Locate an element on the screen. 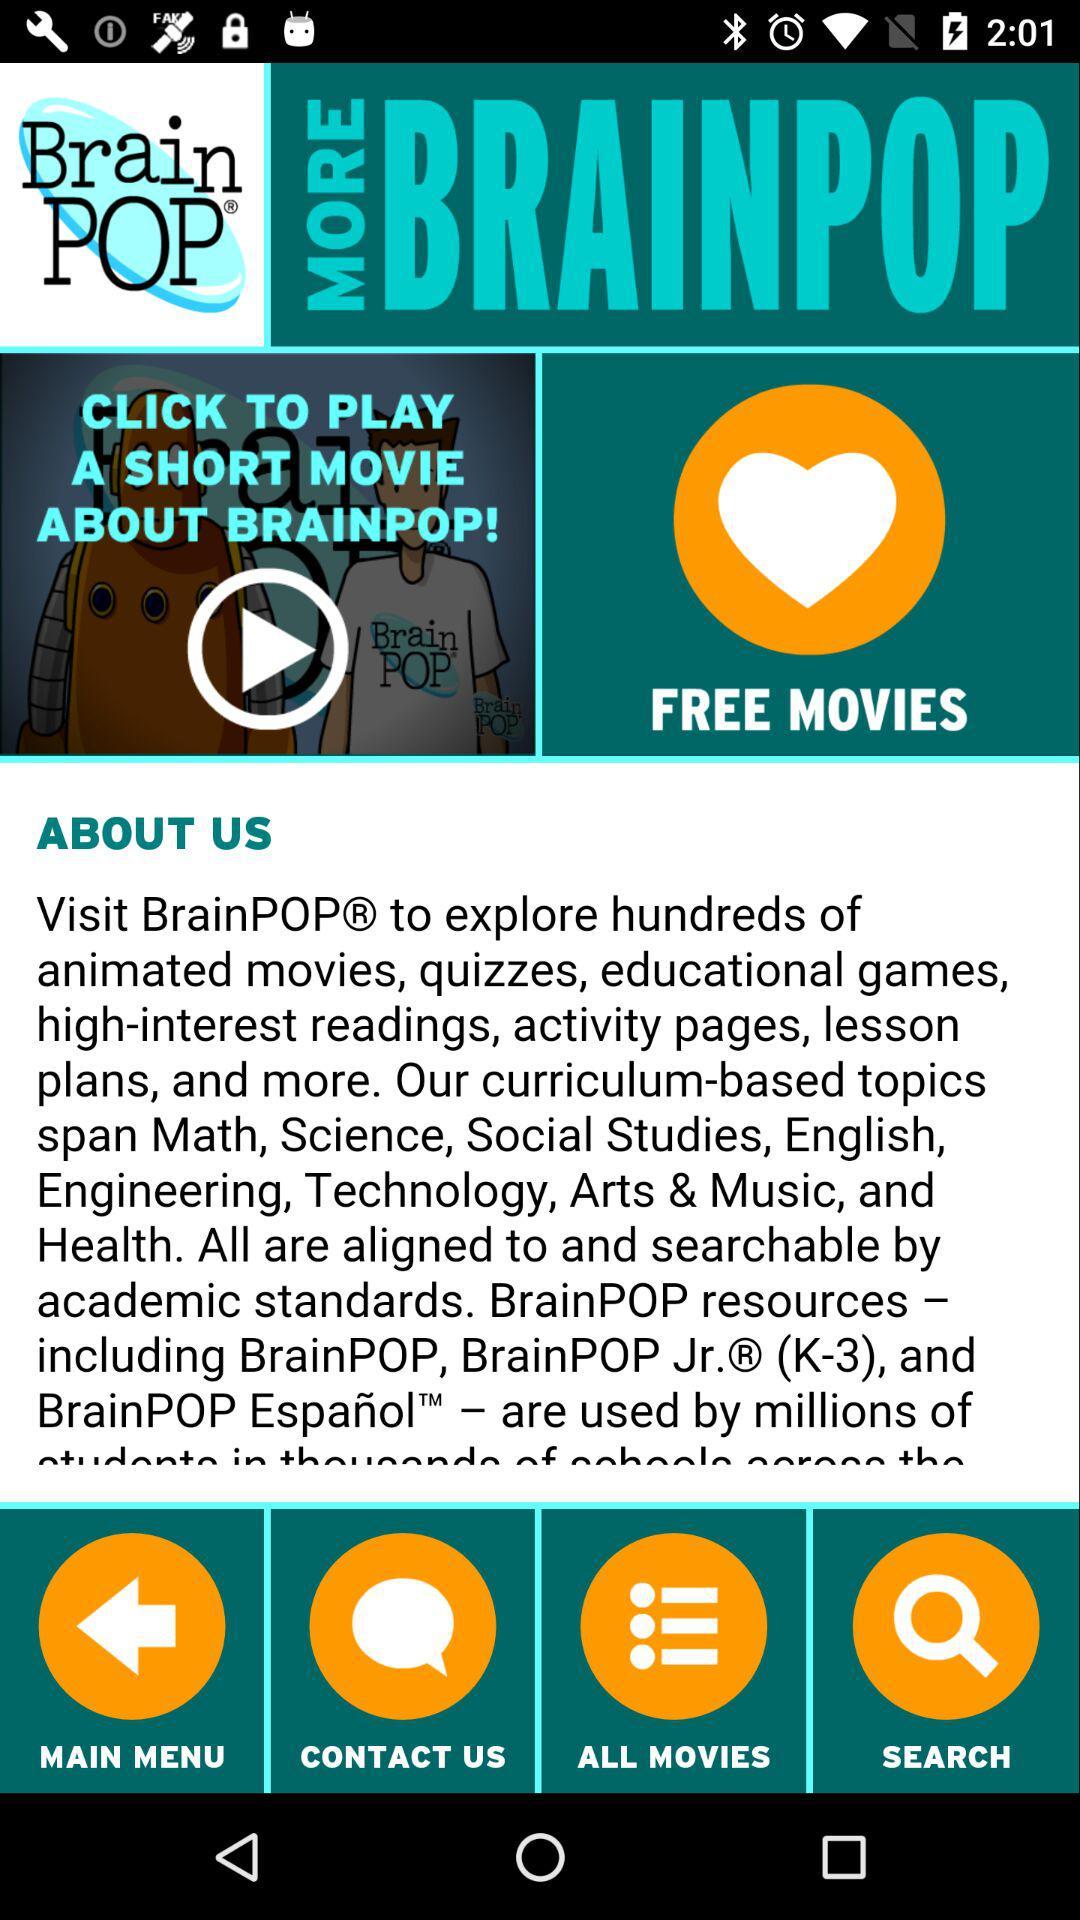  free movies is located at coordinates (810, 554).